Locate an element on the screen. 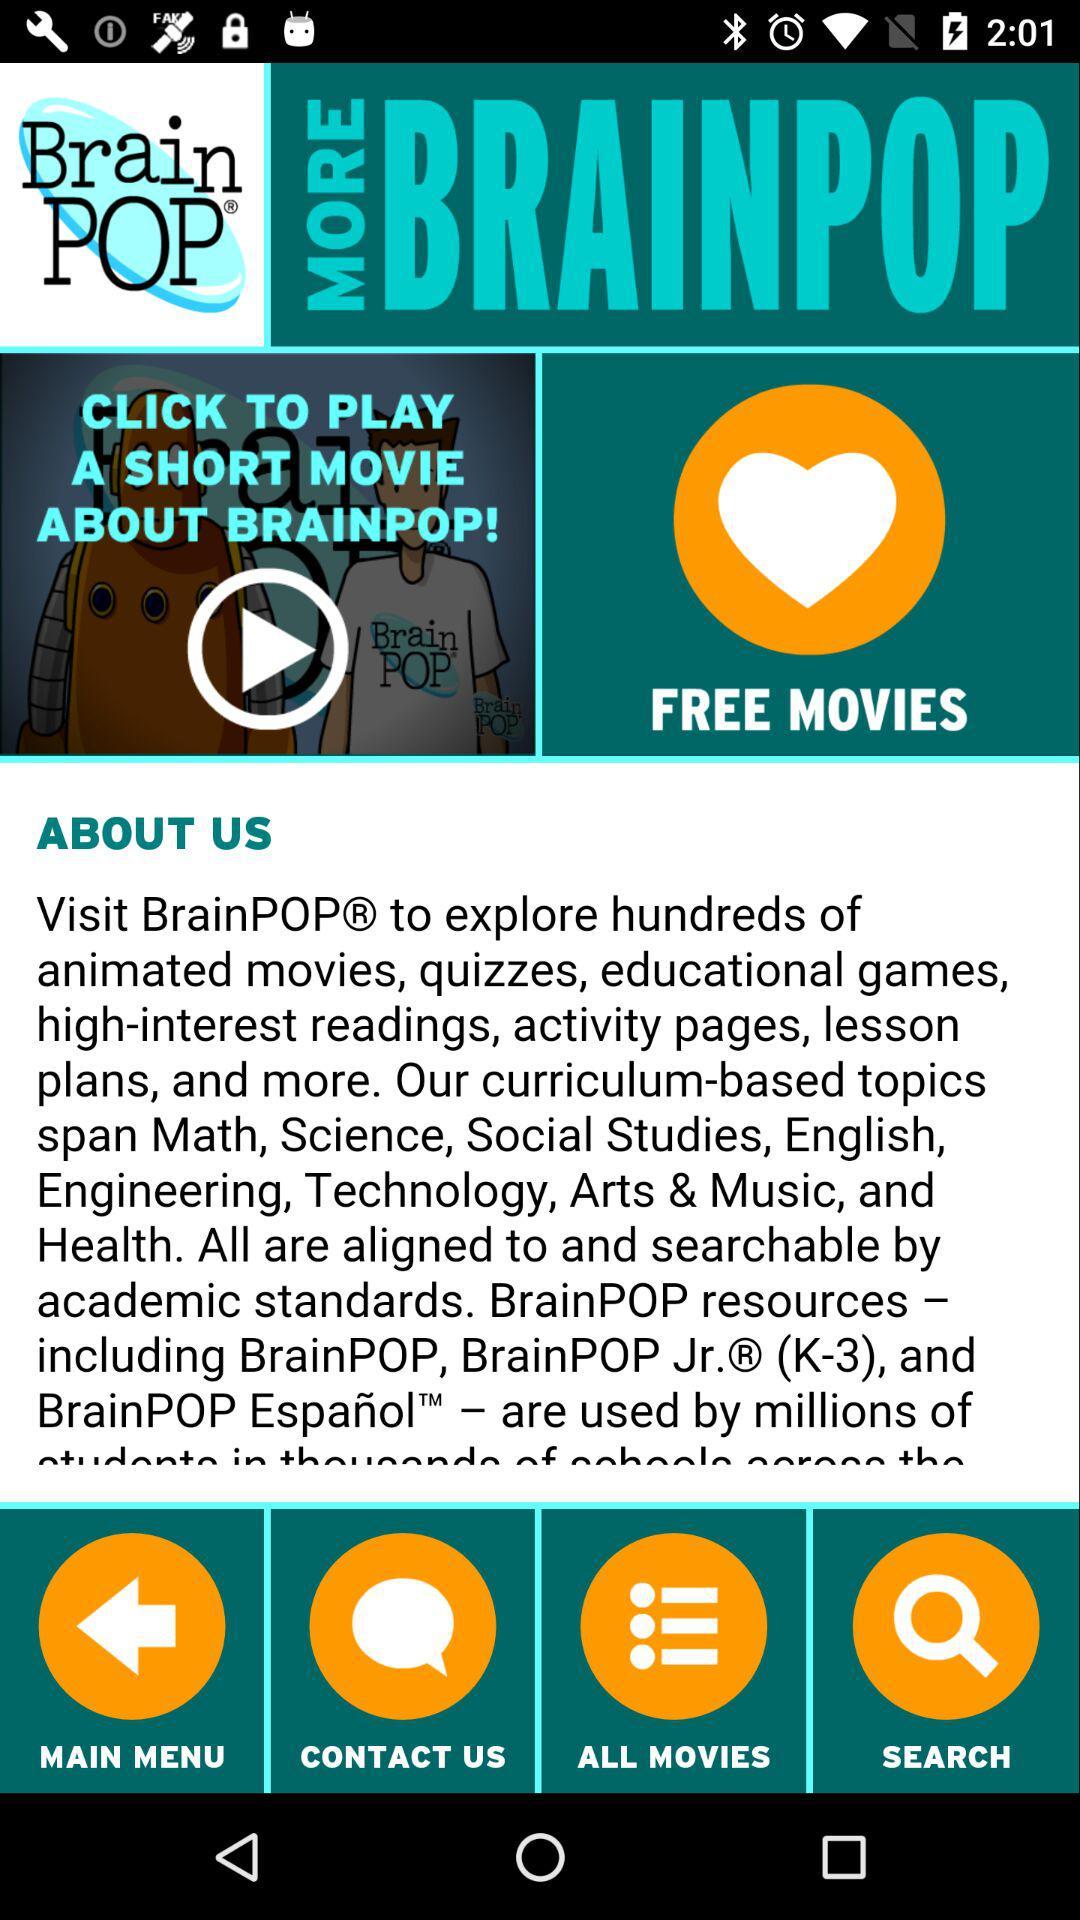  free movies is located at coordinates (810, 554).